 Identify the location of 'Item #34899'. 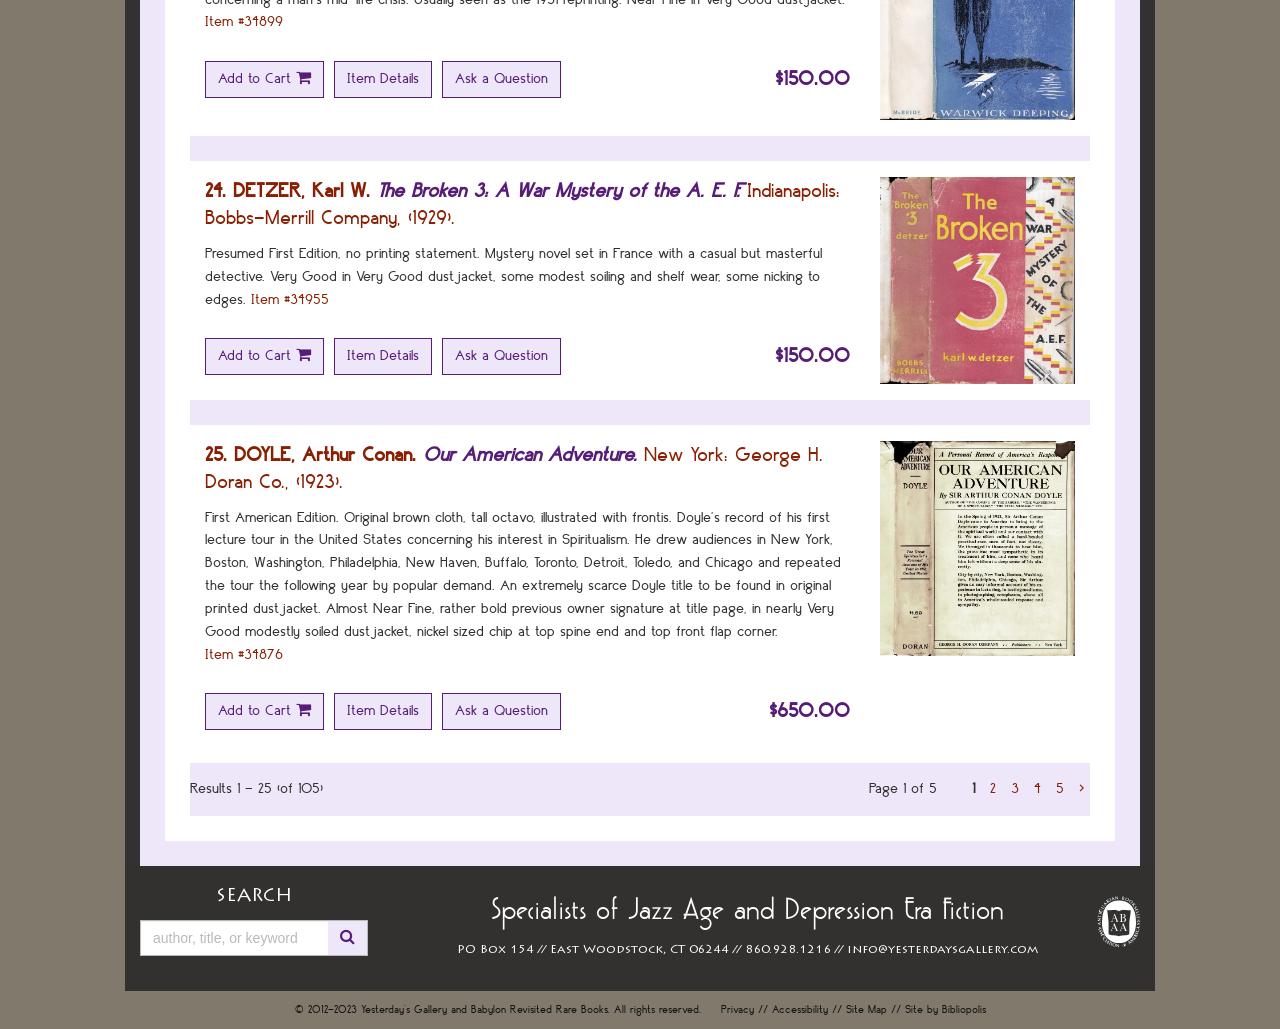
(242, 21).